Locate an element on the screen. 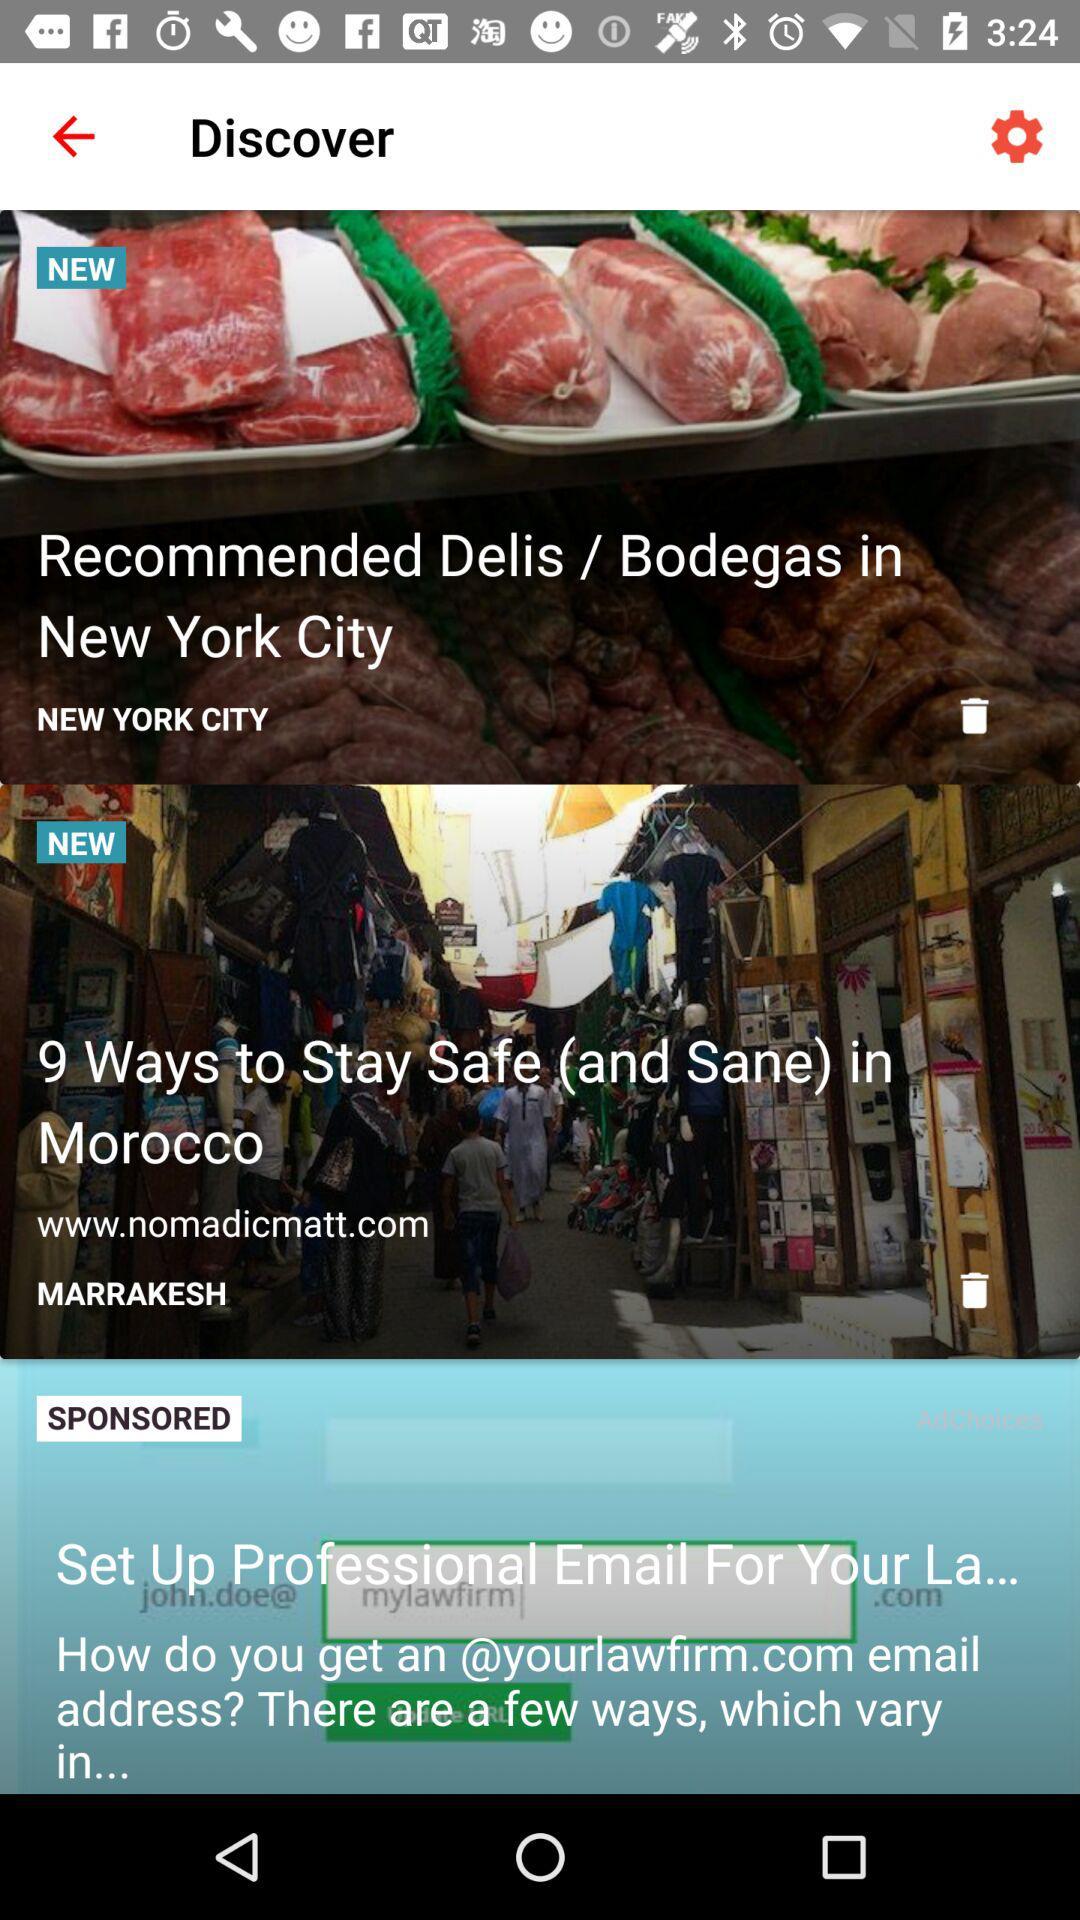 This screenshot has height=1920, width=1080. delete item is located at coordinates (973, 1290).